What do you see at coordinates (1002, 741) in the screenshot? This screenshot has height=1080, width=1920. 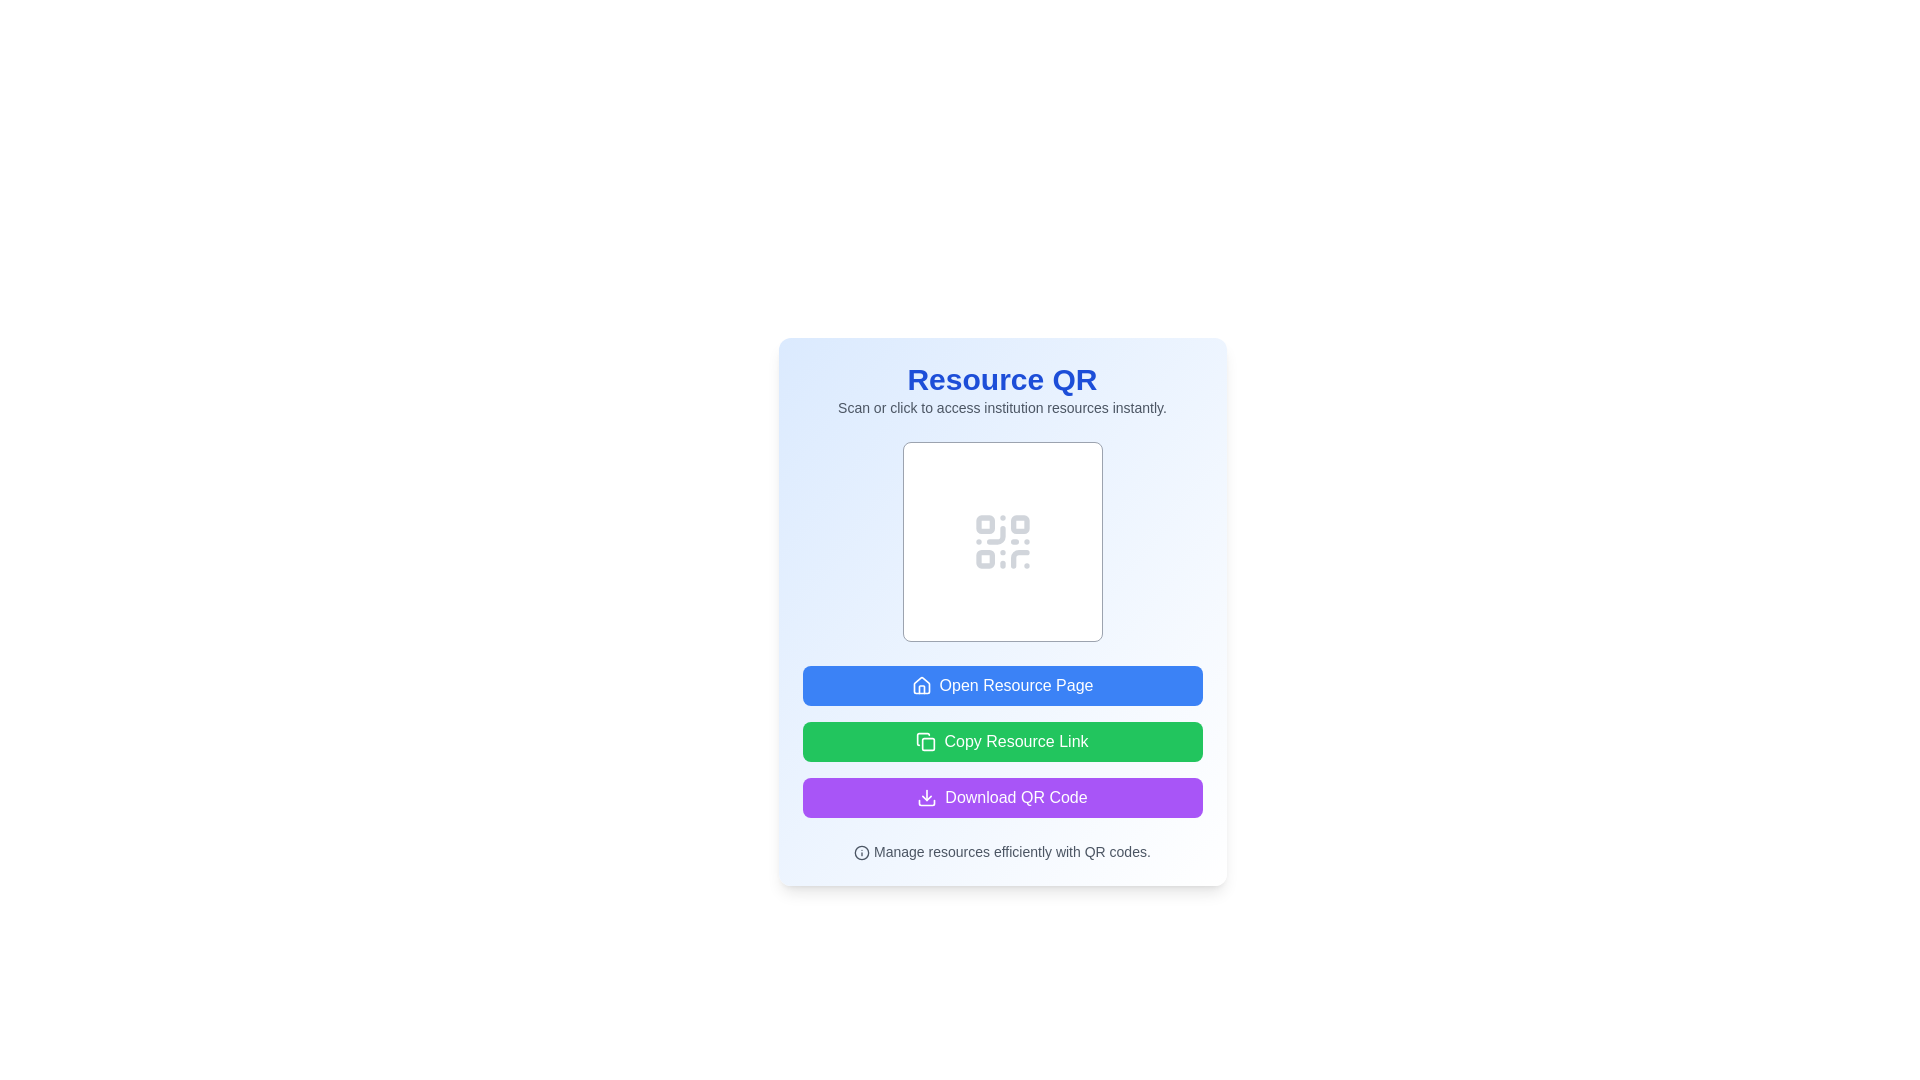 I see `the green button labeled 'Copy Resource Link', which contains a white icon of overlapping squares, to copy the resource link` at bounding box center [1002, 741].